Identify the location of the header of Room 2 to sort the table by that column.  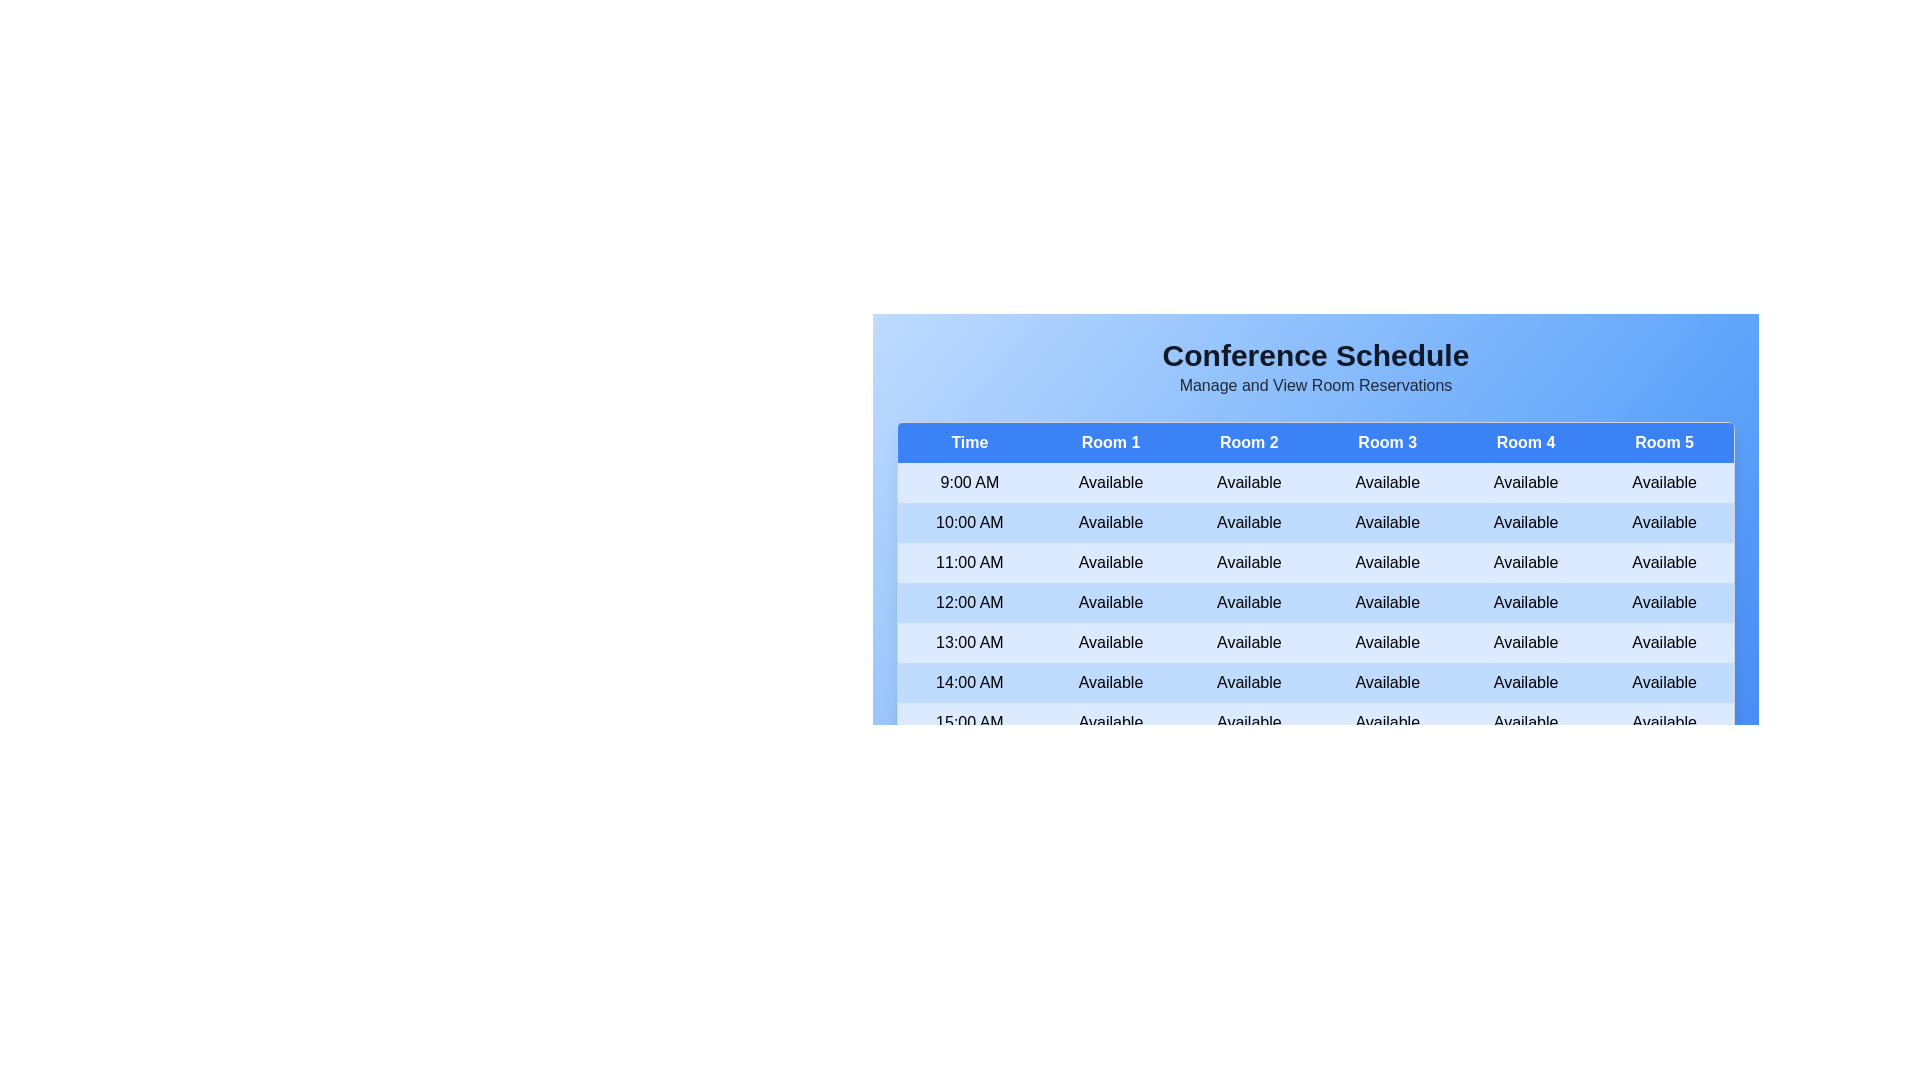
(1248, 441).